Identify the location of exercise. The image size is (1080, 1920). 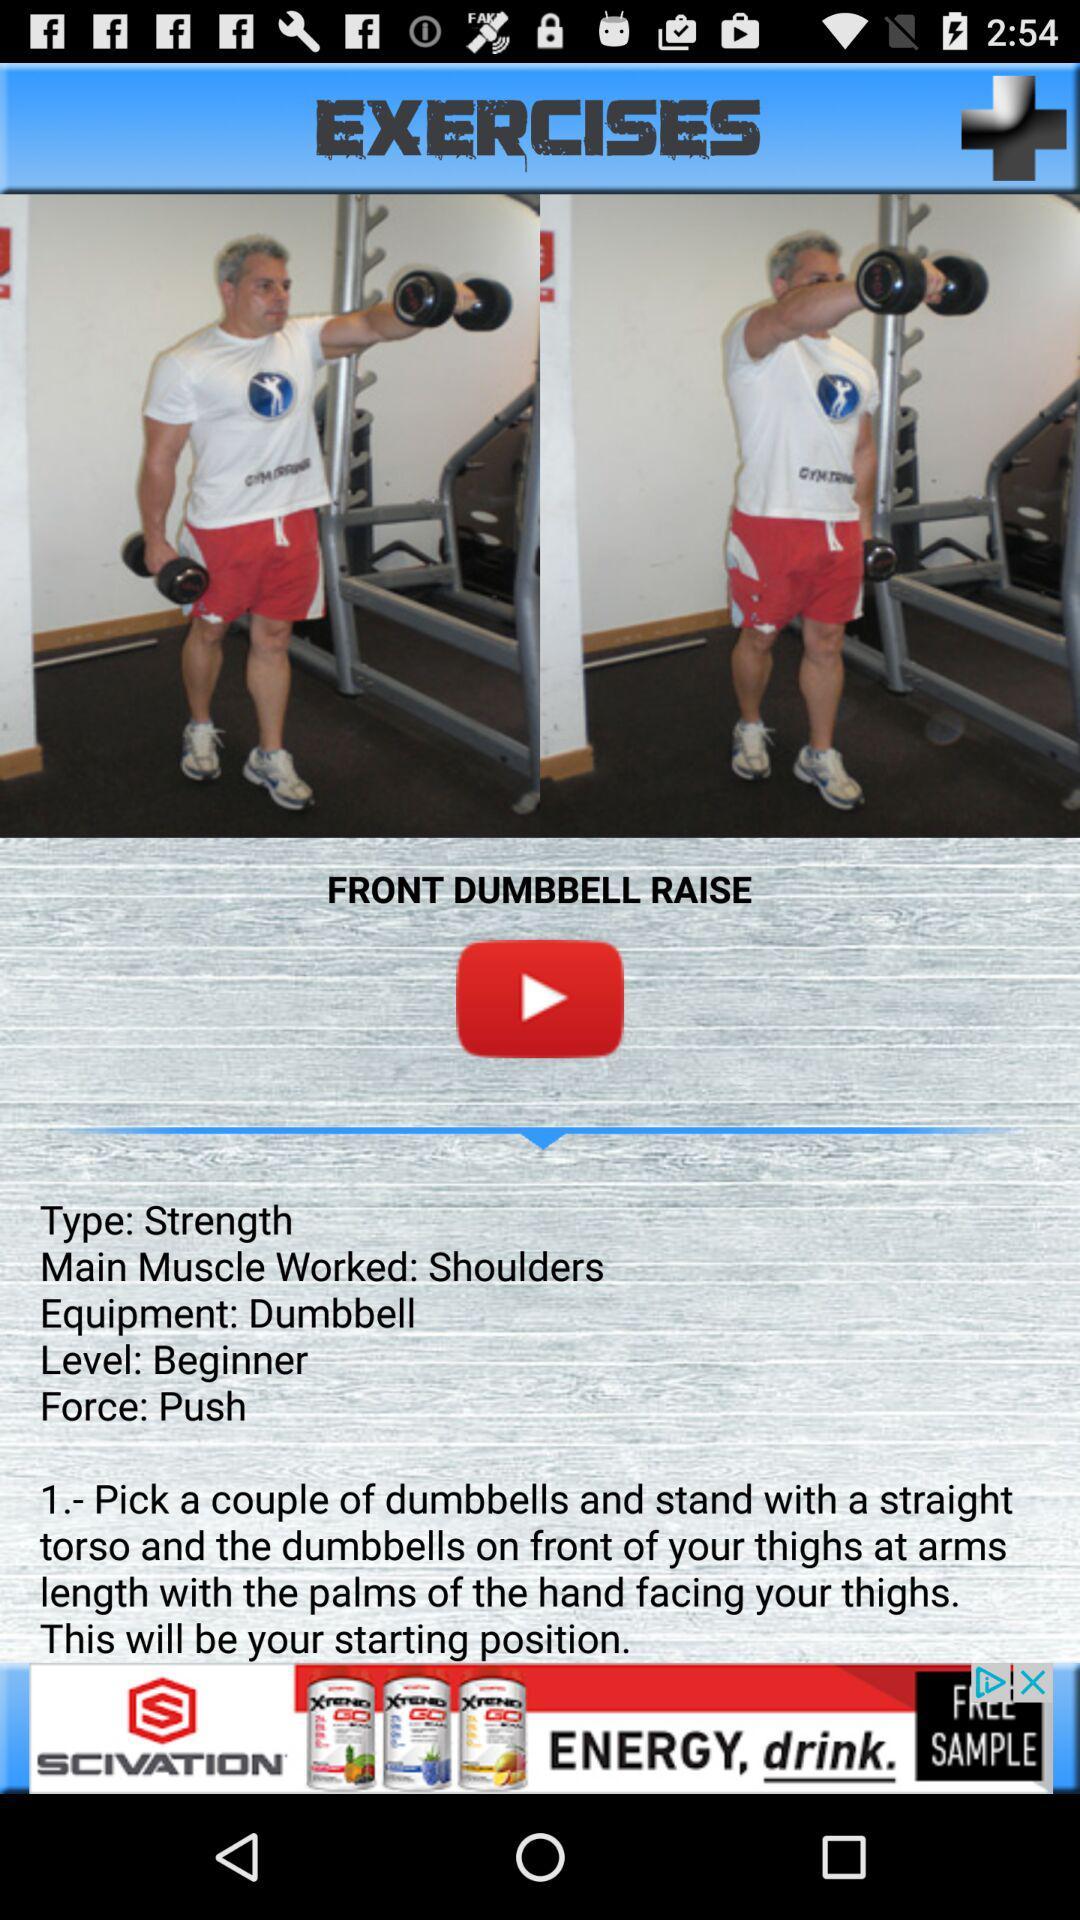
(1014, 127).